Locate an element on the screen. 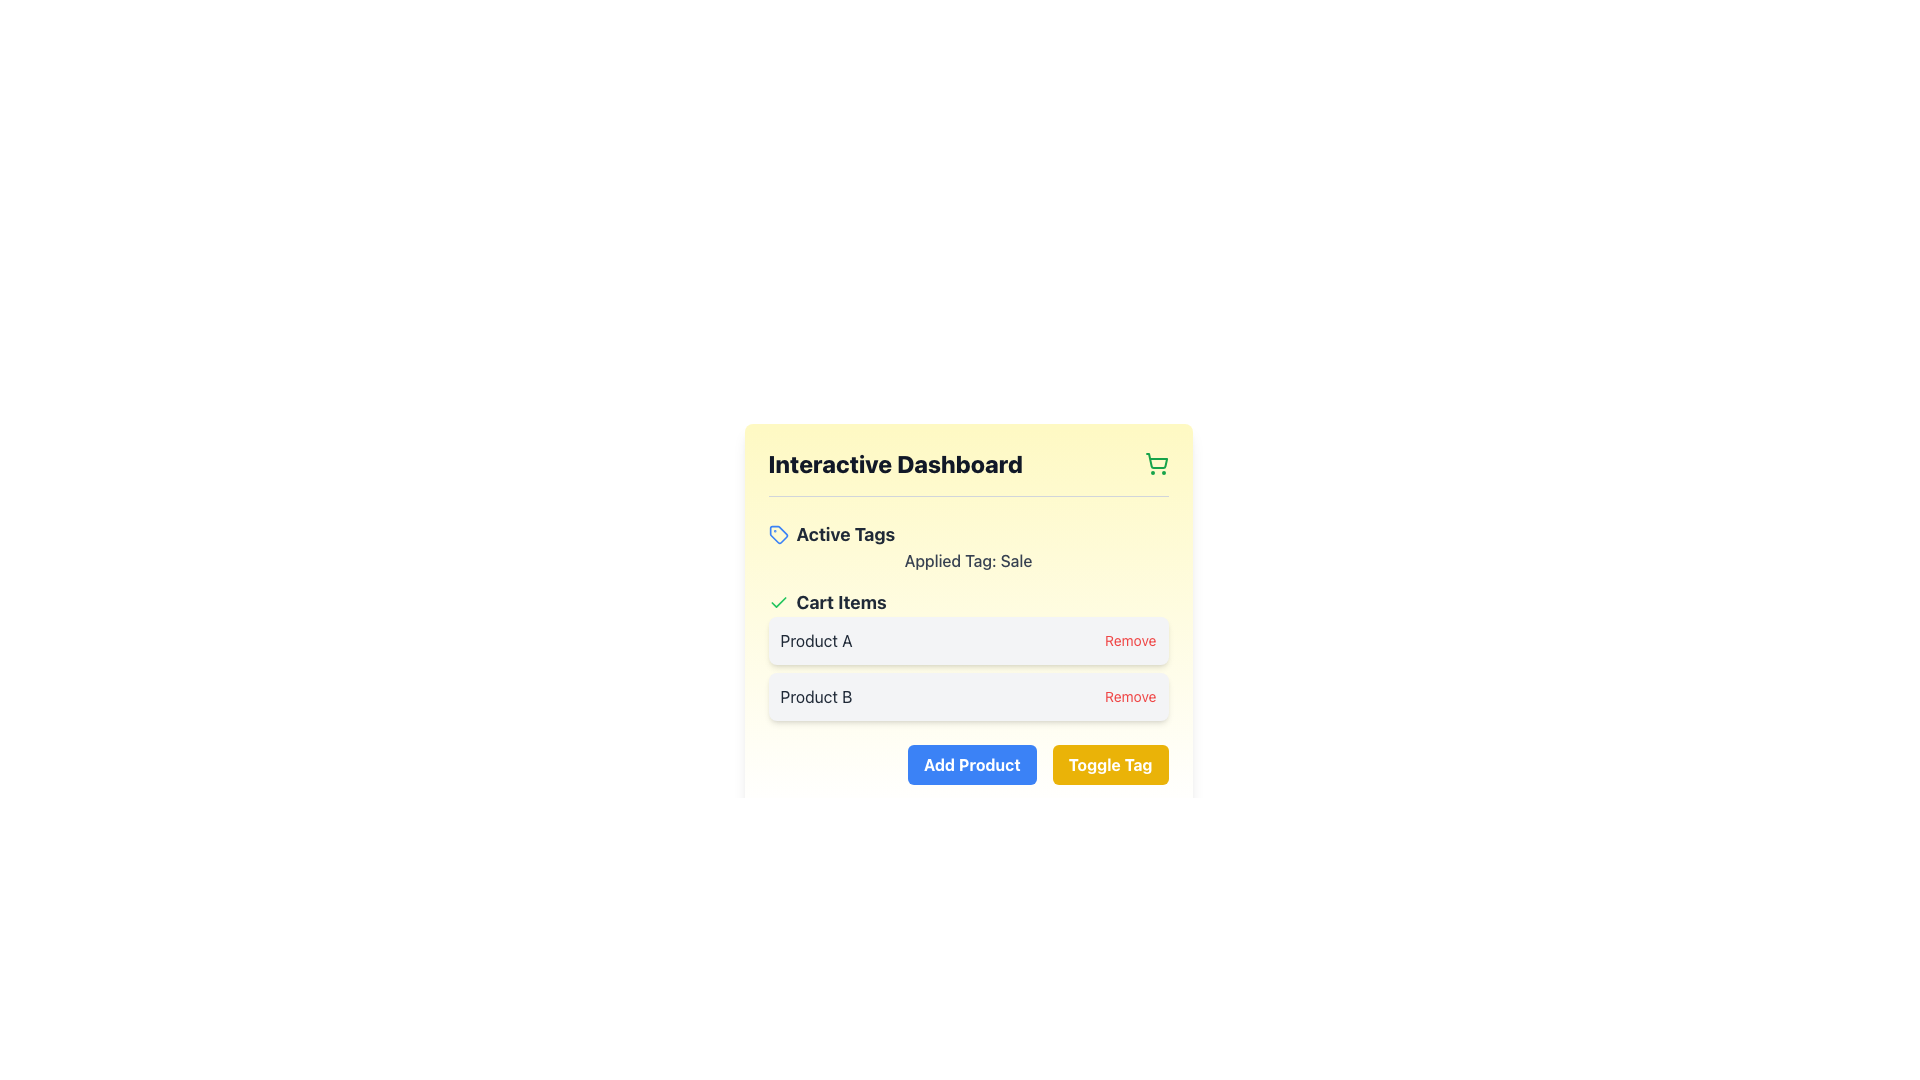 The image size is (1920, 1080). the green shopping cart icon located in the upper-right corner of the yellow dashboard interface is located at coordinates (1156, 461).